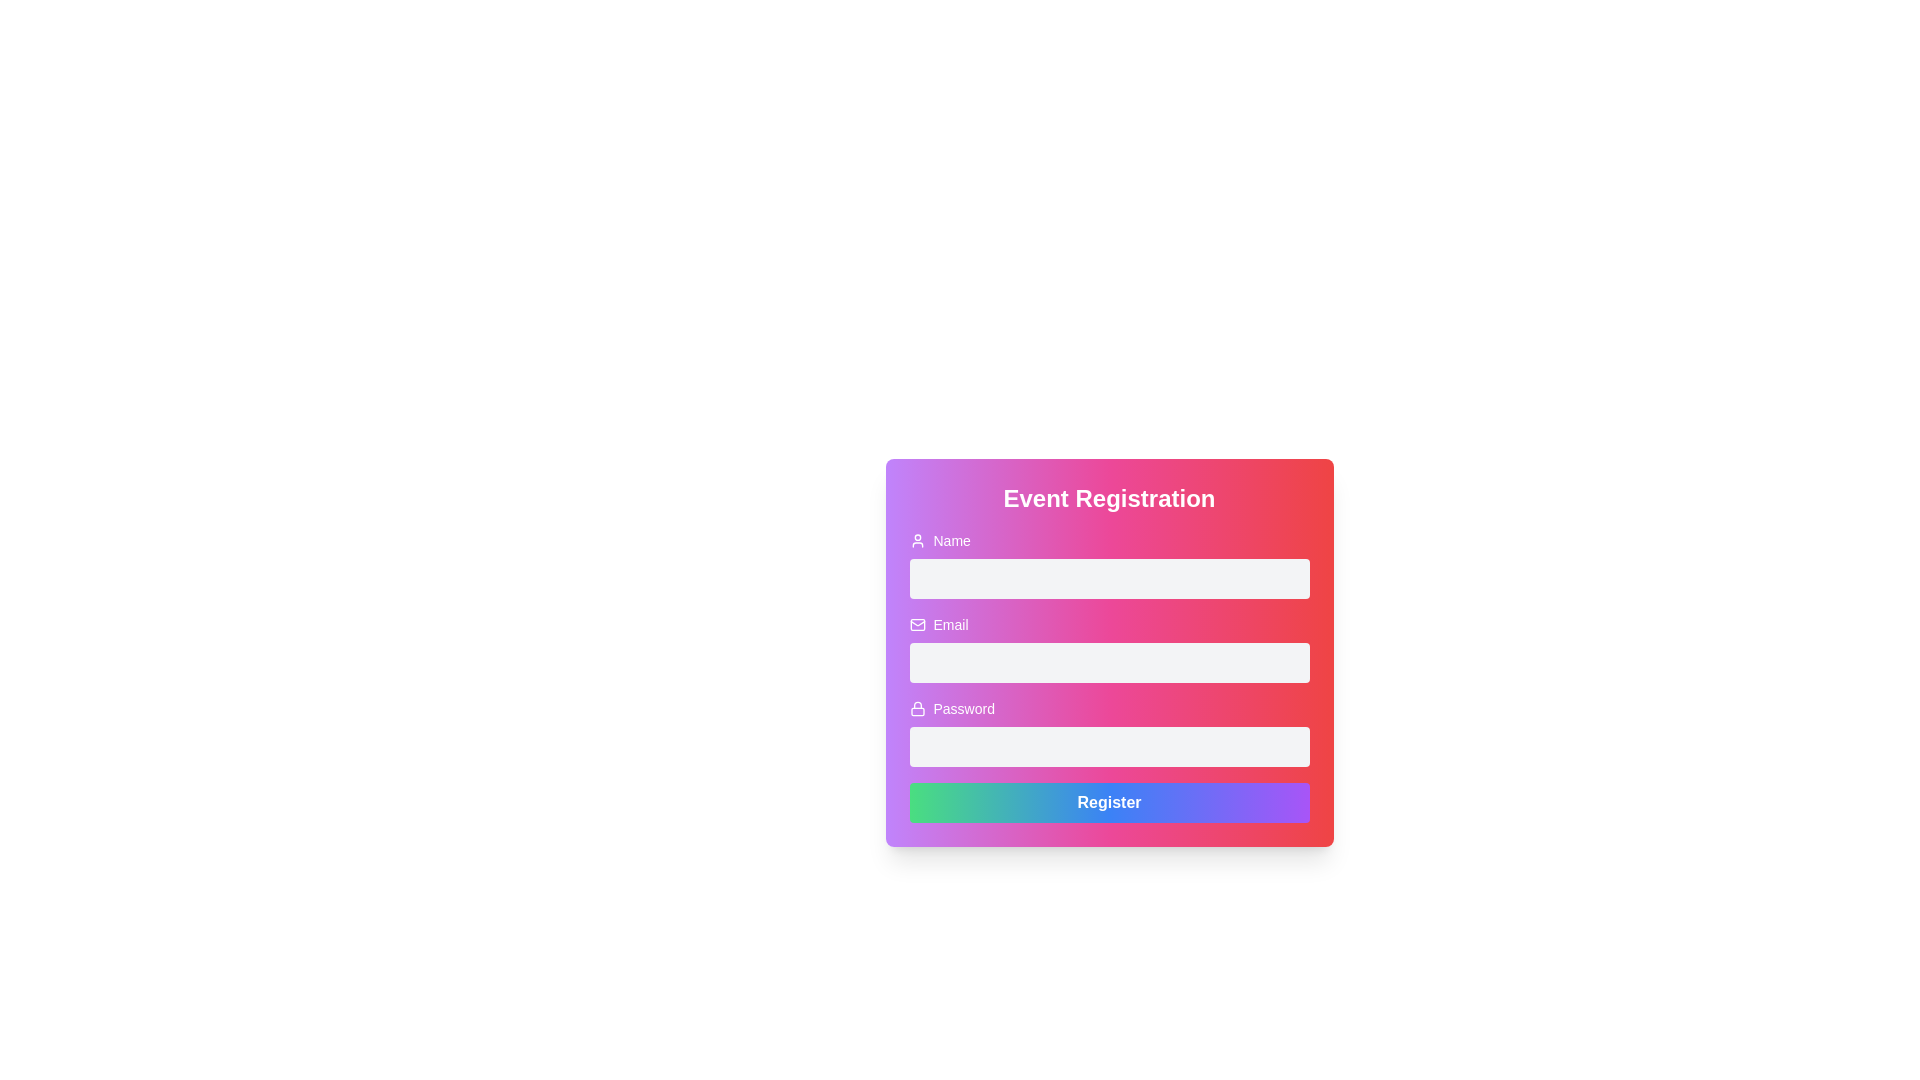  I want to click on the submission button located at the bottom of the form layout to view context options, so click(1108, 801).